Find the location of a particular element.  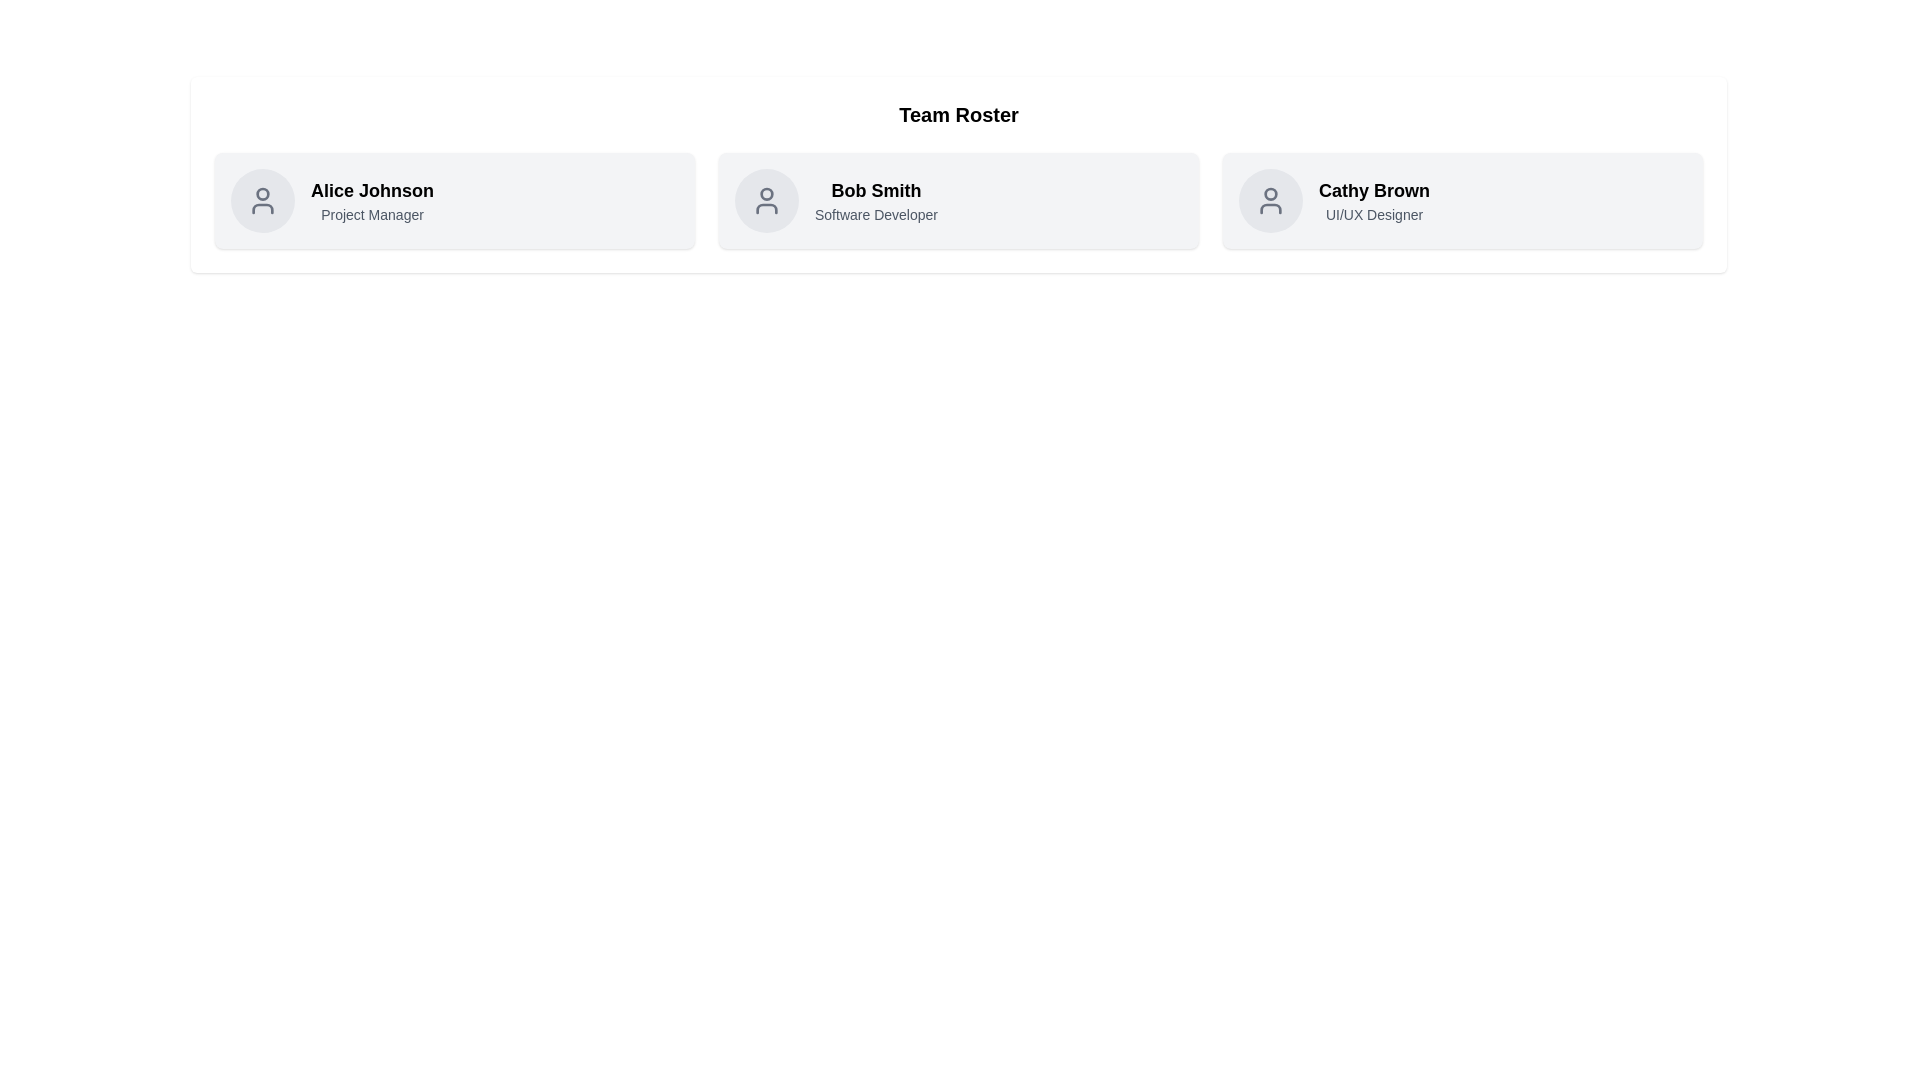

static text indicating the role 'UI/UX Designer' located on the second line of the profile card for 'Cathy Brown', which is the third card in a three-card layout is located at coordinates (1373, 215).